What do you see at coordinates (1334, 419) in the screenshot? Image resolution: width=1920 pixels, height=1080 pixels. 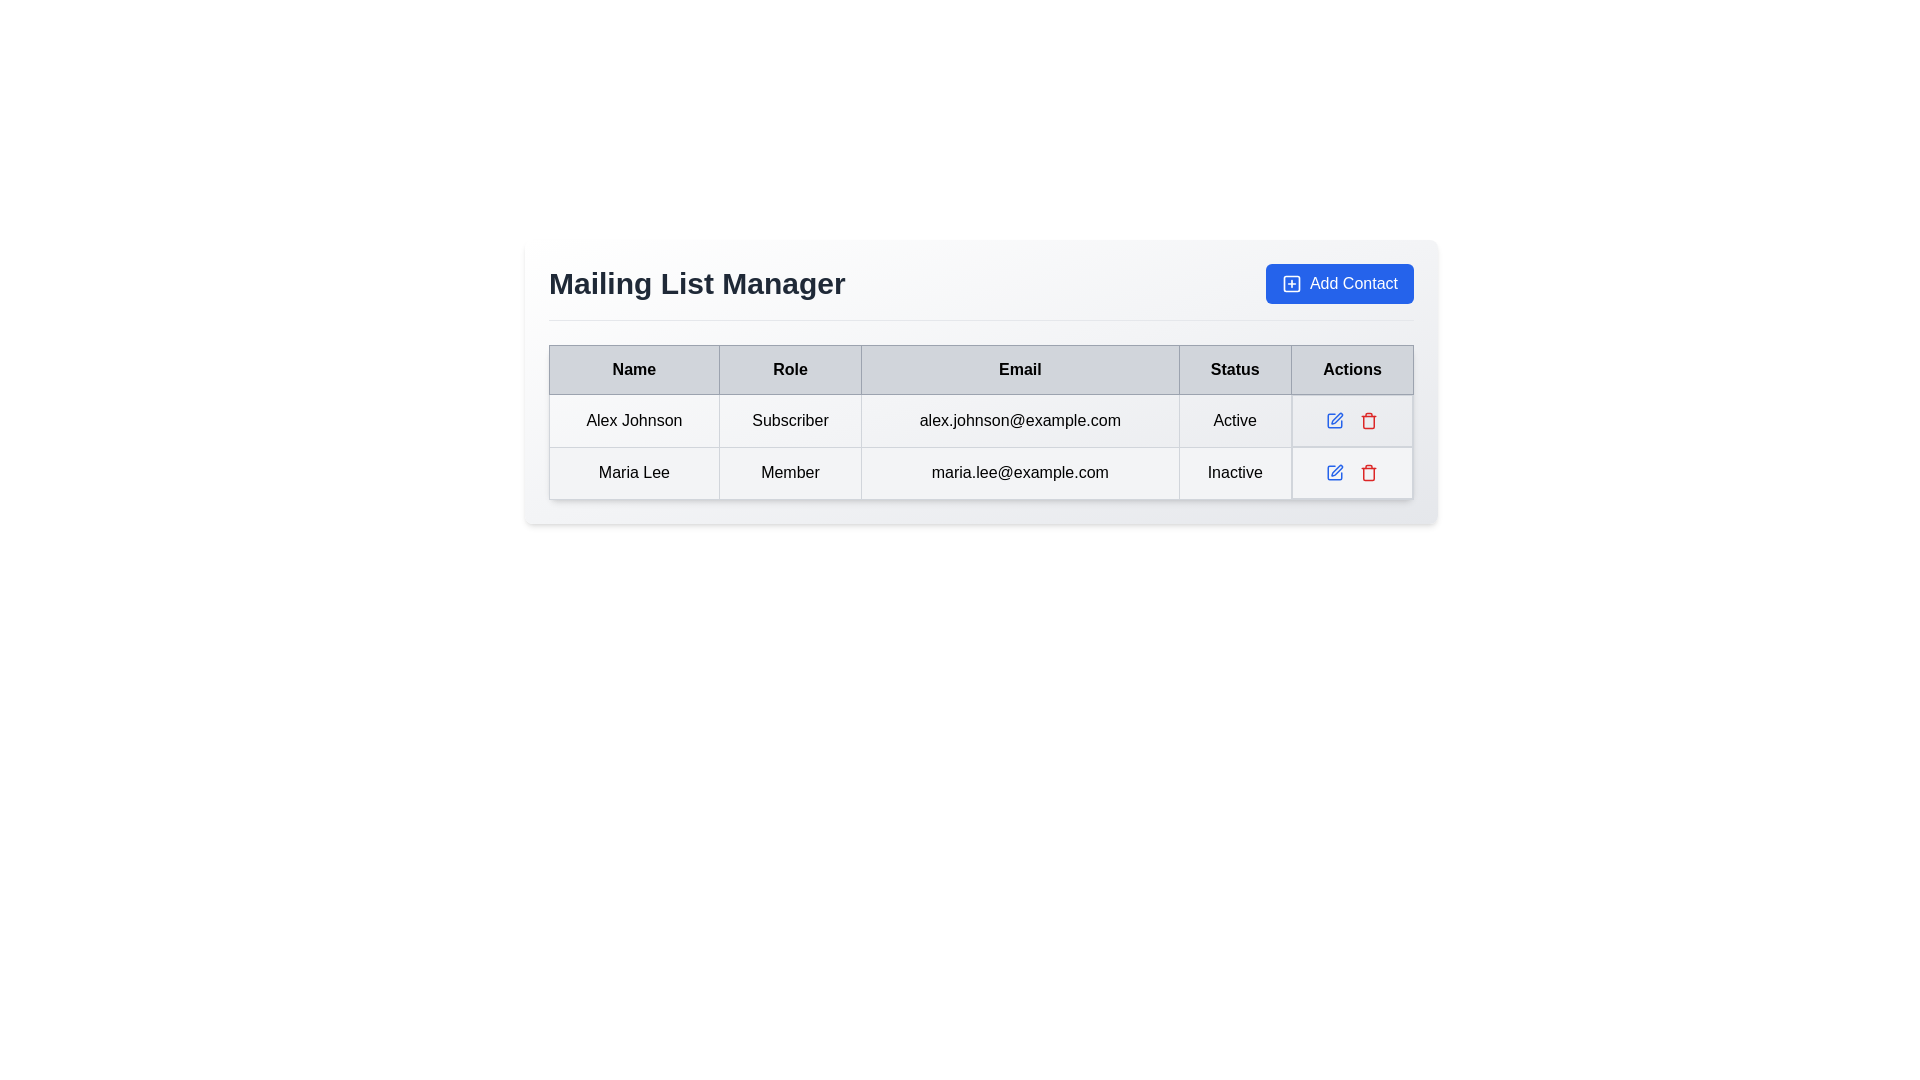 I see `the pencil icon button located in the first row of the 'Actions' column` at bounding box center [1334, 419].